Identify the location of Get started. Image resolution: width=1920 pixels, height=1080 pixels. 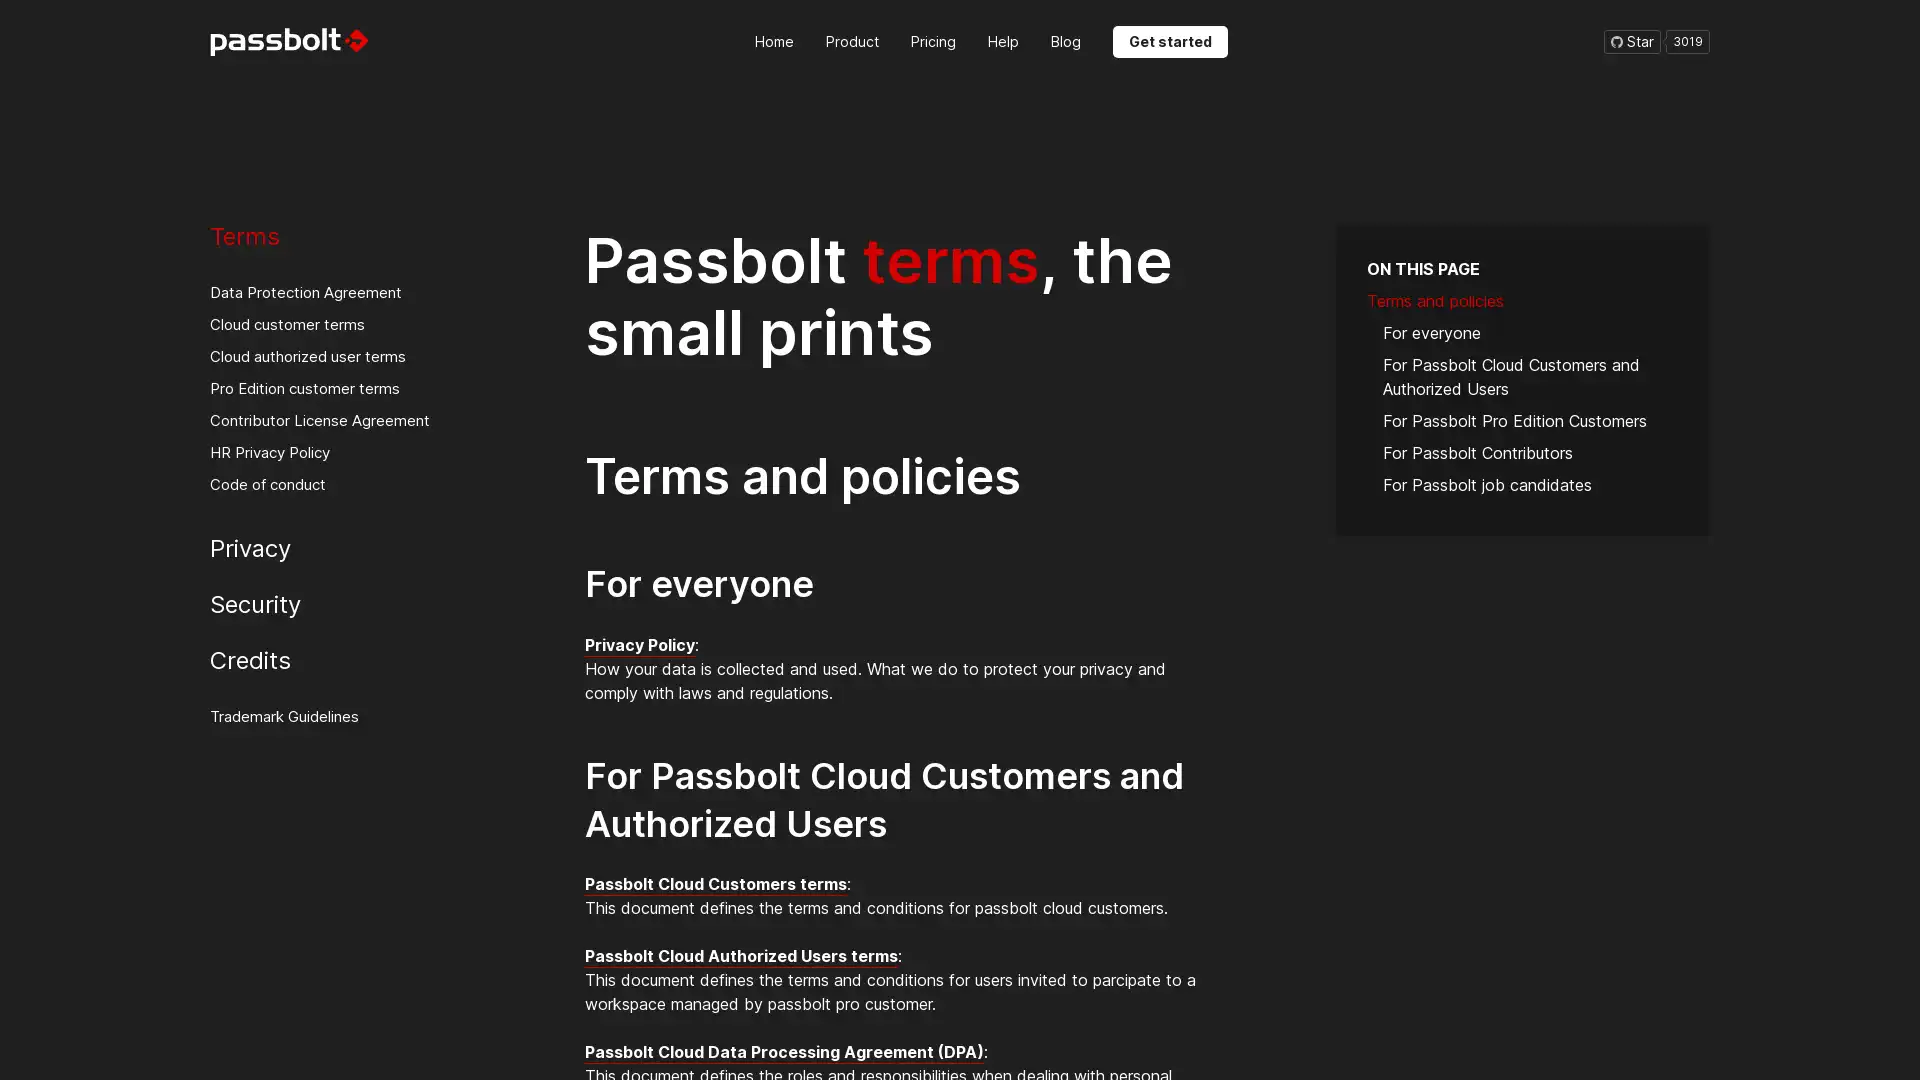
(1169, 41).